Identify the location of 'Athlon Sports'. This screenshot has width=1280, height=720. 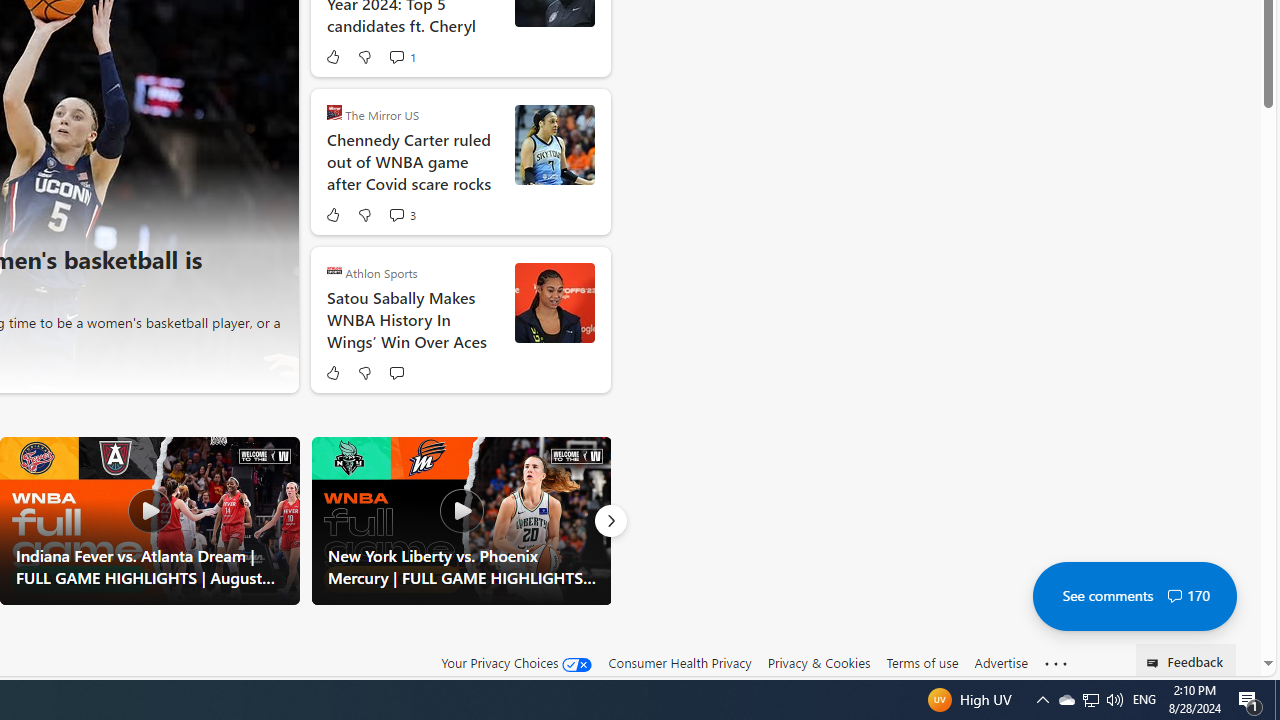
(334, 270).